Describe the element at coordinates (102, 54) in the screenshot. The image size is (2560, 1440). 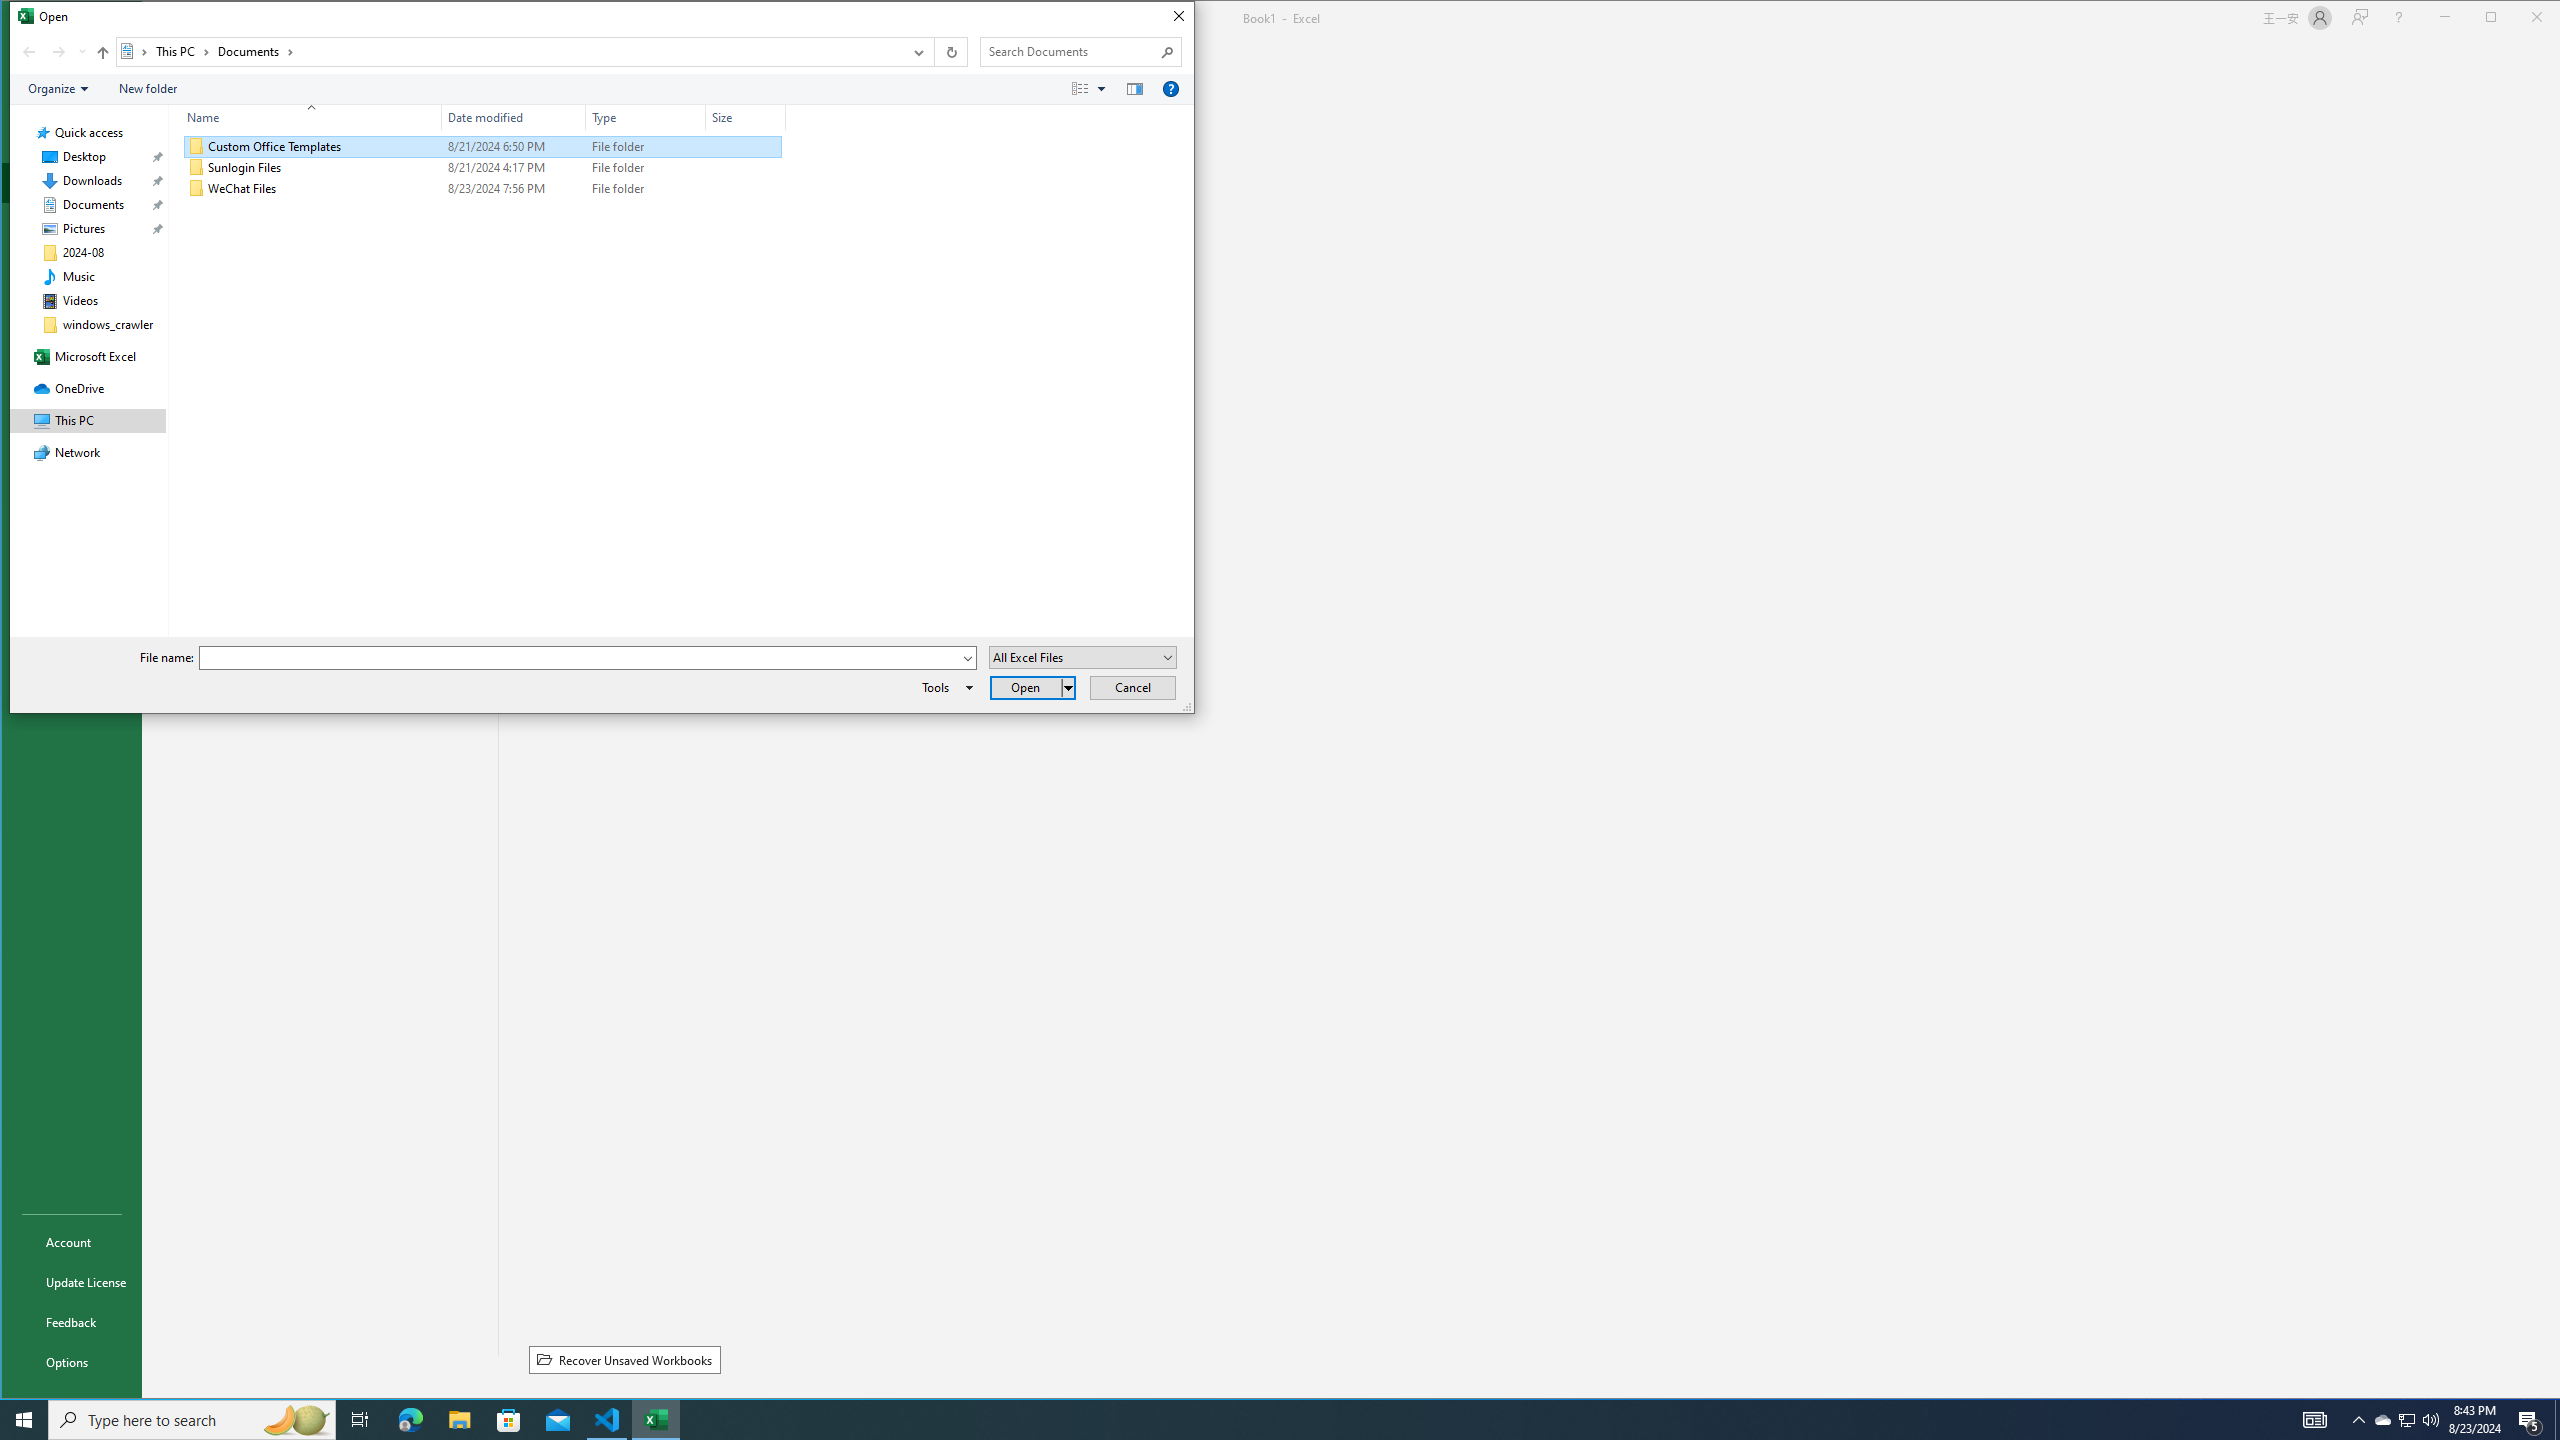
I see `'Up band toolbar'` at that location.